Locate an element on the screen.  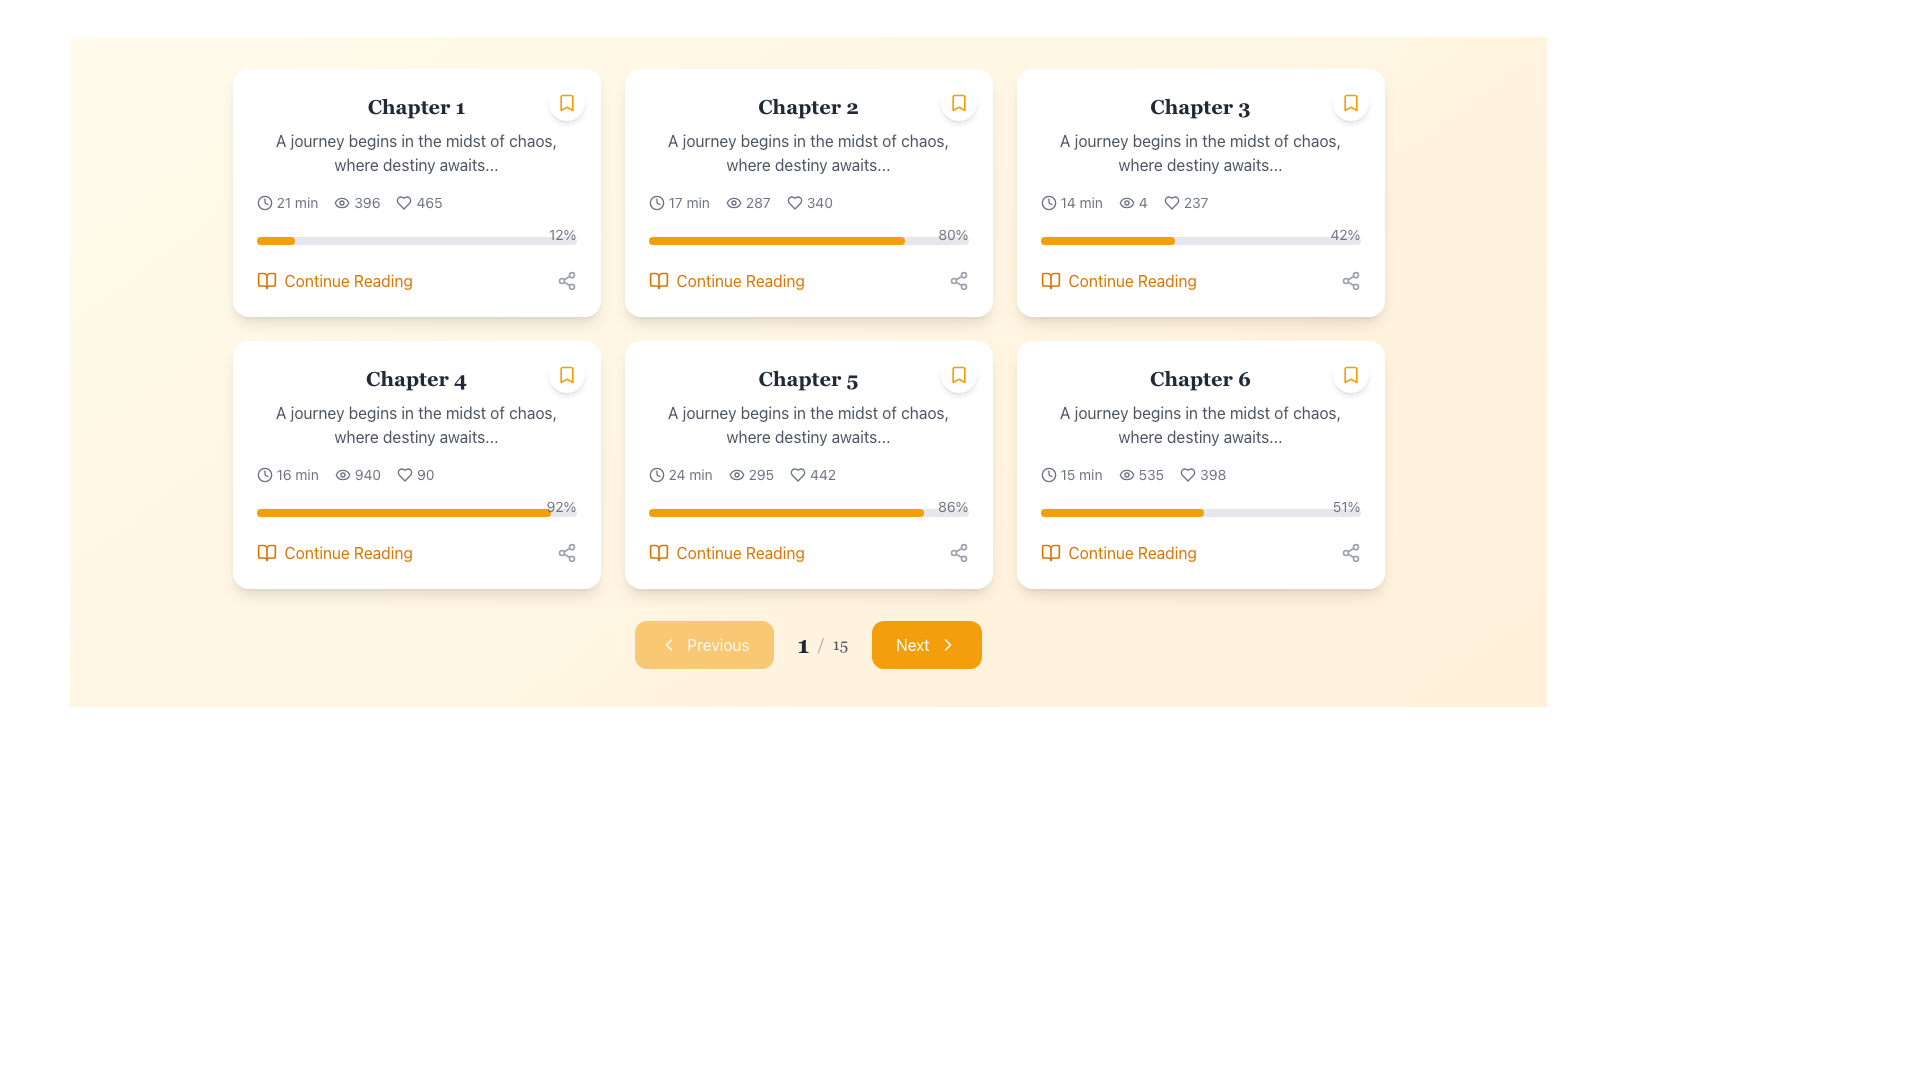
the static text element located underneath the heading 'Chapter 4' in the card layout for Chapter 4 is located at coordinates (415, 423).